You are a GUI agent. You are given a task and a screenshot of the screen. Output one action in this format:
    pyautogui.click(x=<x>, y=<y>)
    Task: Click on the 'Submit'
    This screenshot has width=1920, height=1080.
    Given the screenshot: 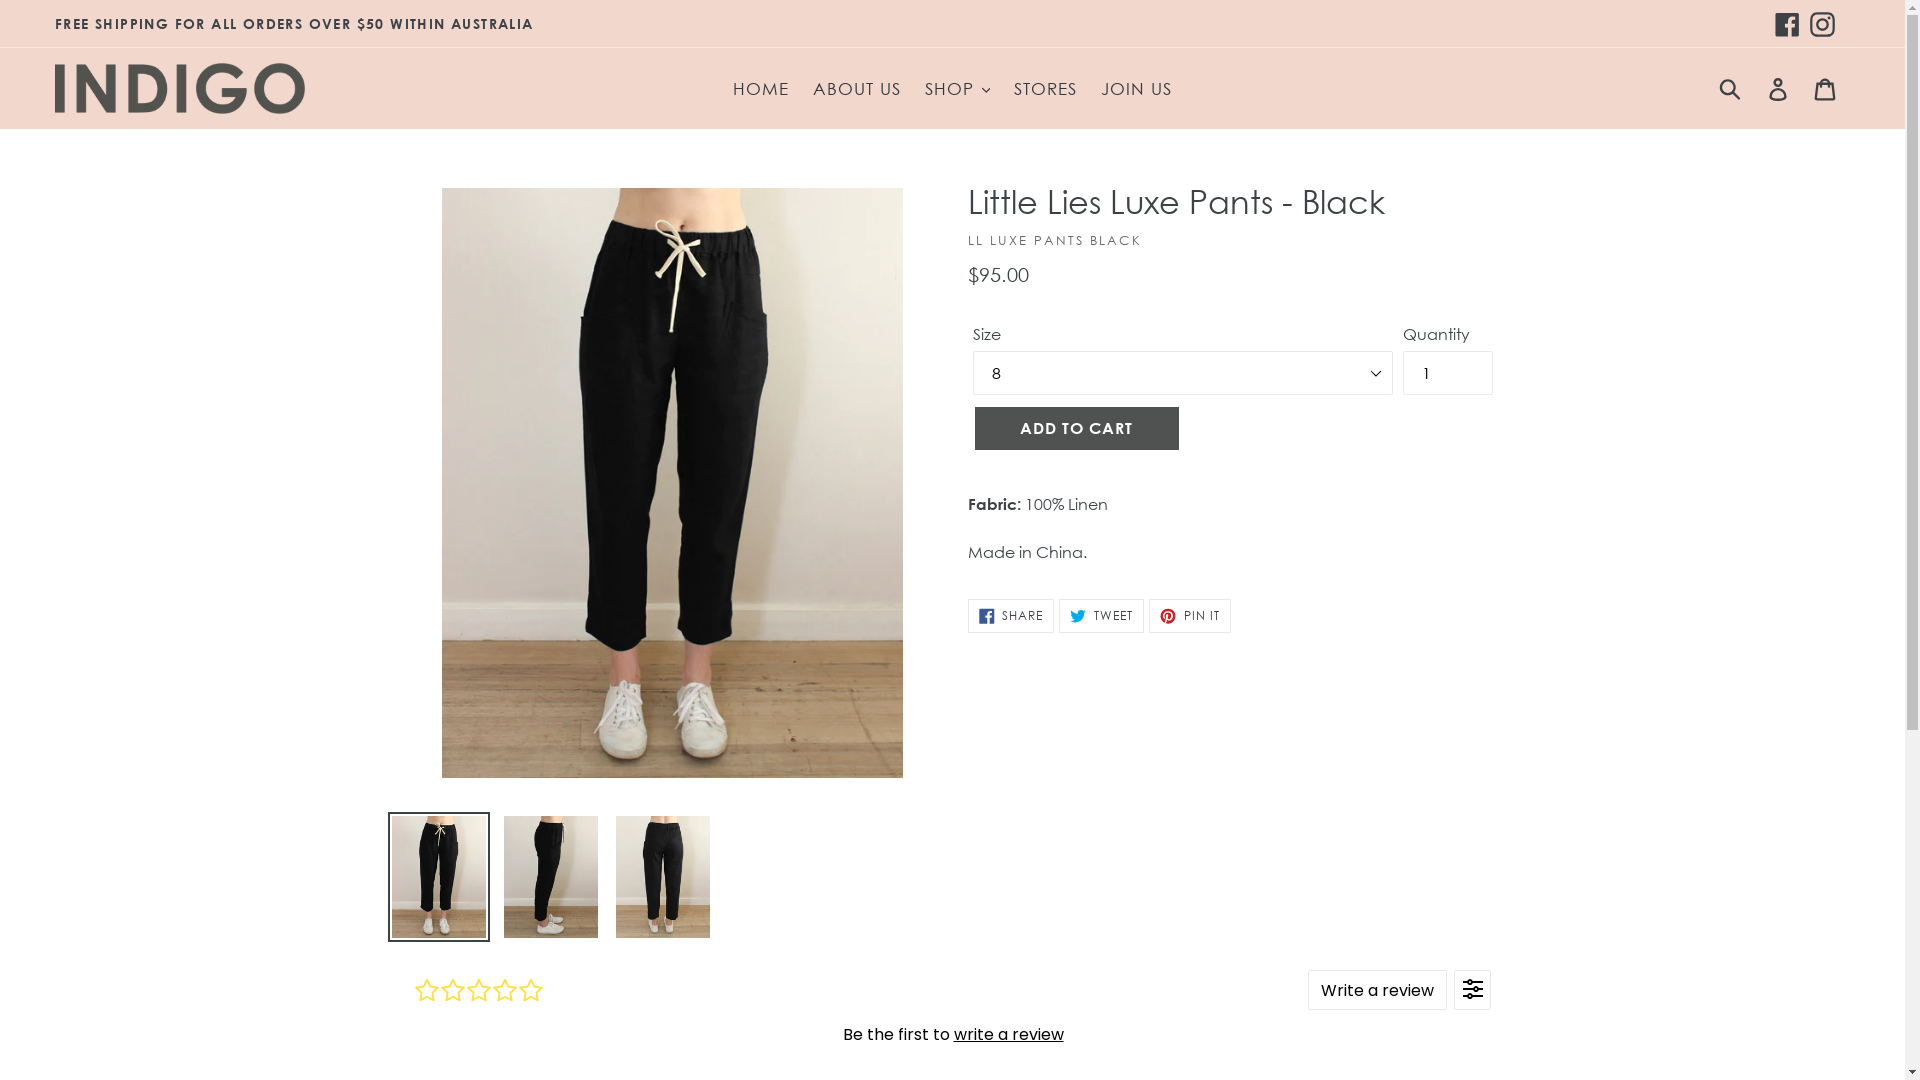 What is the action you would take?
    pyautogui.click(x=1730, y=87)
    